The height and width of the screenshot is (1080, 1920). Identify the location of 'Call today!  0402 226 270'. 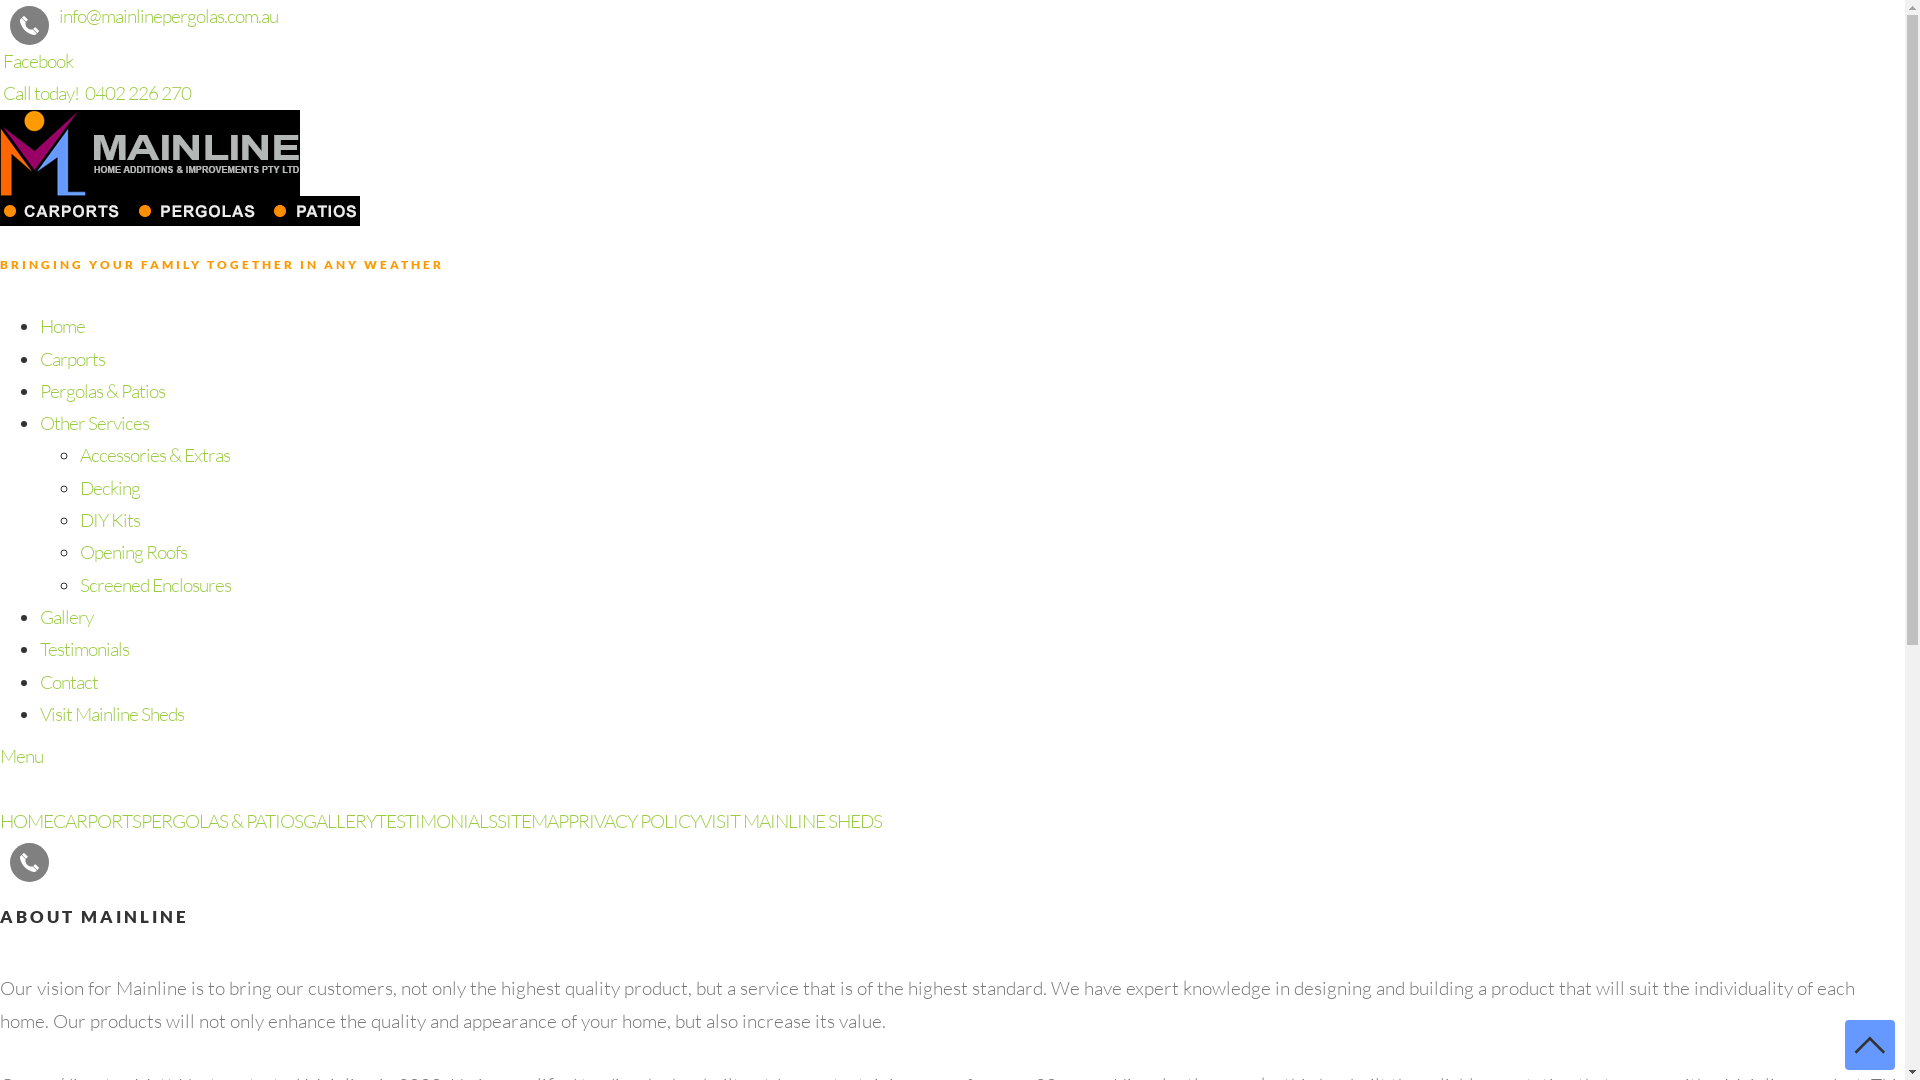
(95, 92).